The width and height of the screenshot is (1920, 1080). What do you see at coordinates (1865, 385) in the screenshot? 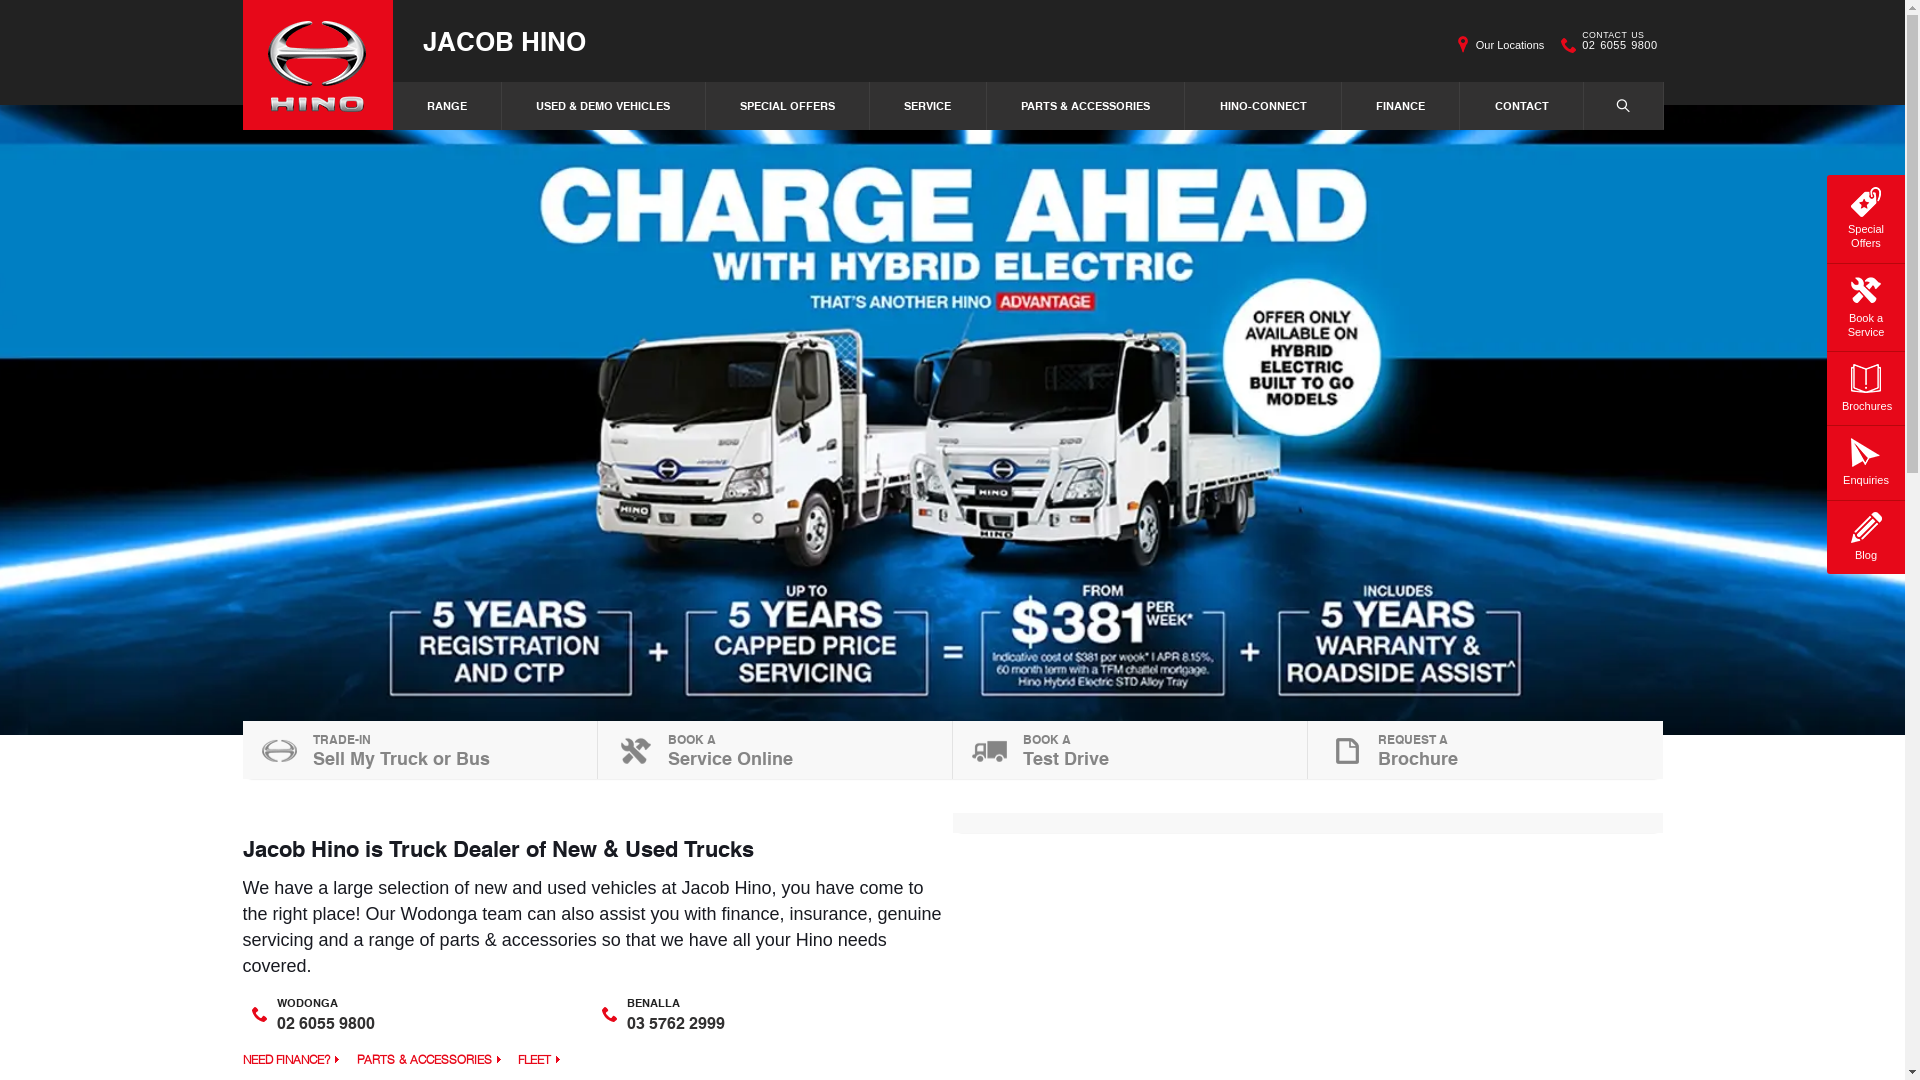
I see `'Brochures'` at bounding box center [1865, 385].